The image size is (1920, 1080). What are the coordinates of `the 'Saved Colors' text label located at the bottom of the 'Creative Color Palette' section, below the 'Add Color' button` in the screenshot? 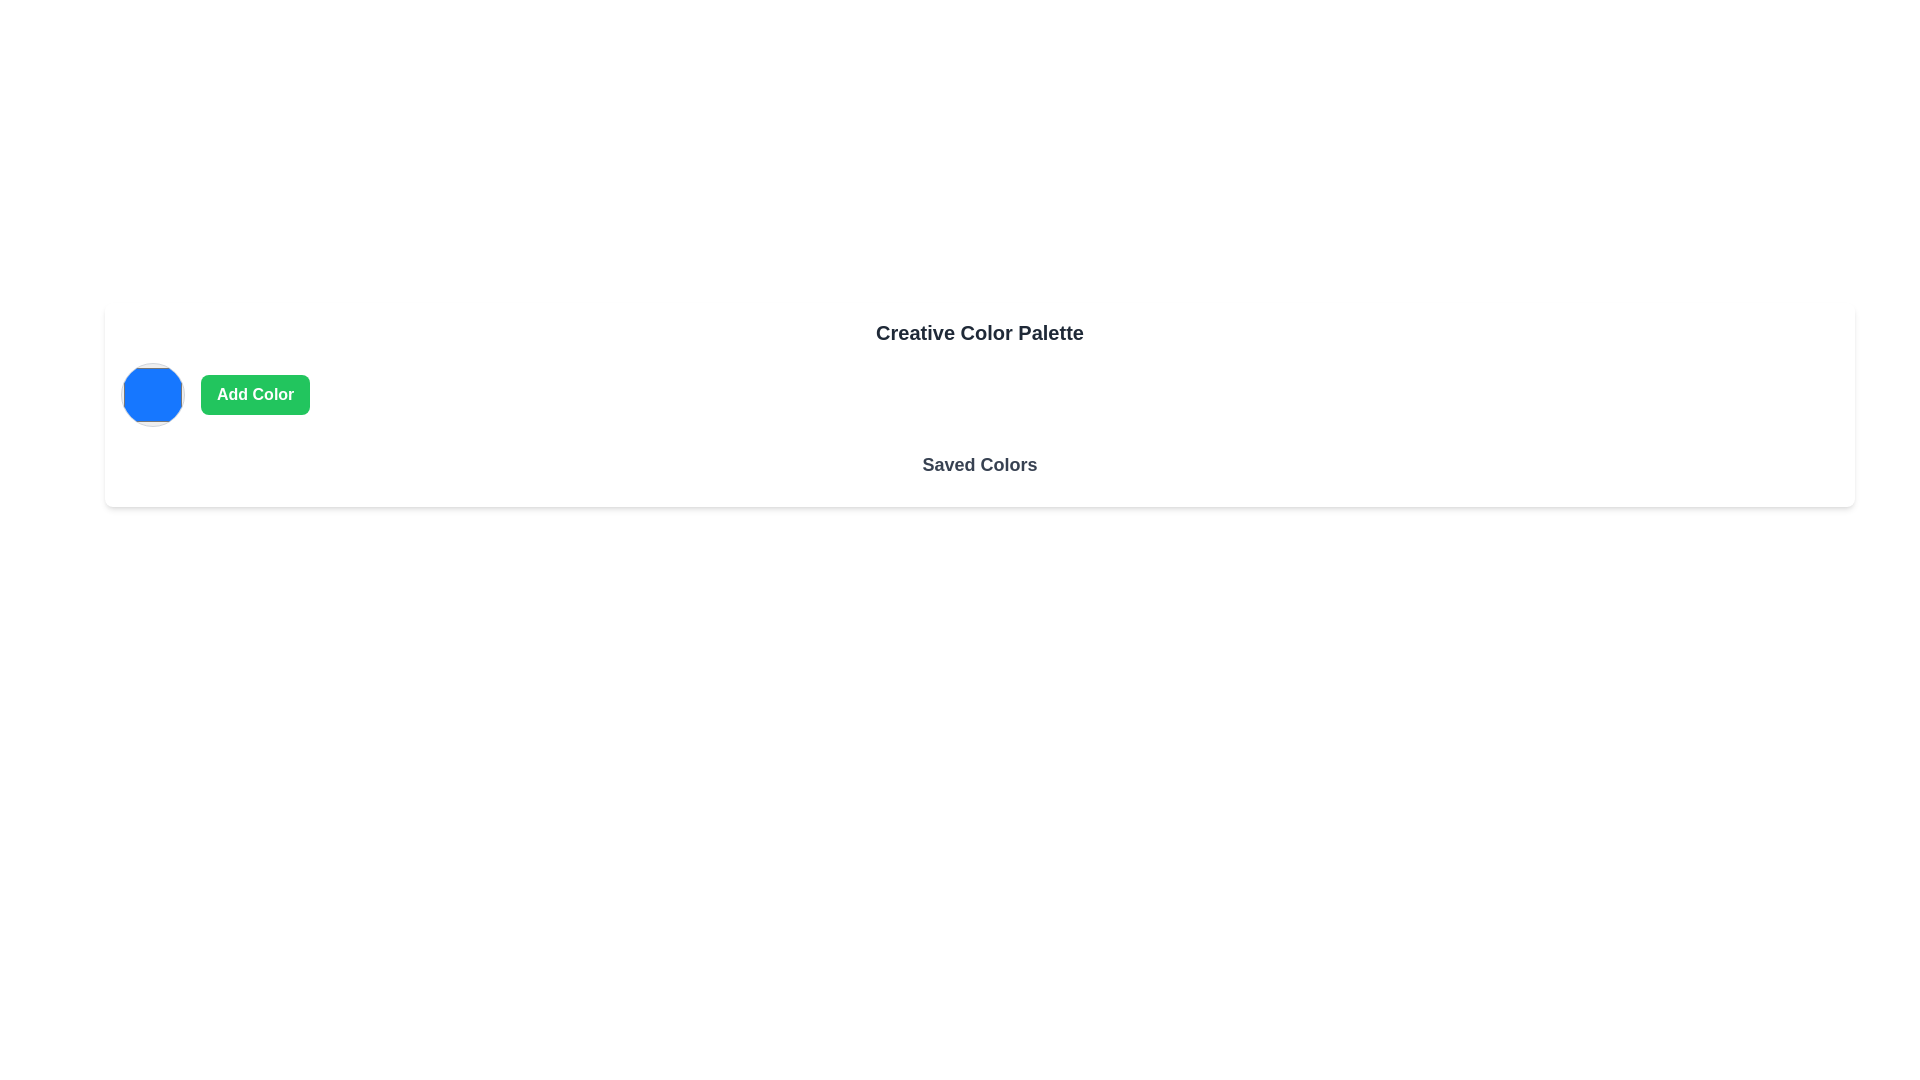 It's located at (979, 470).